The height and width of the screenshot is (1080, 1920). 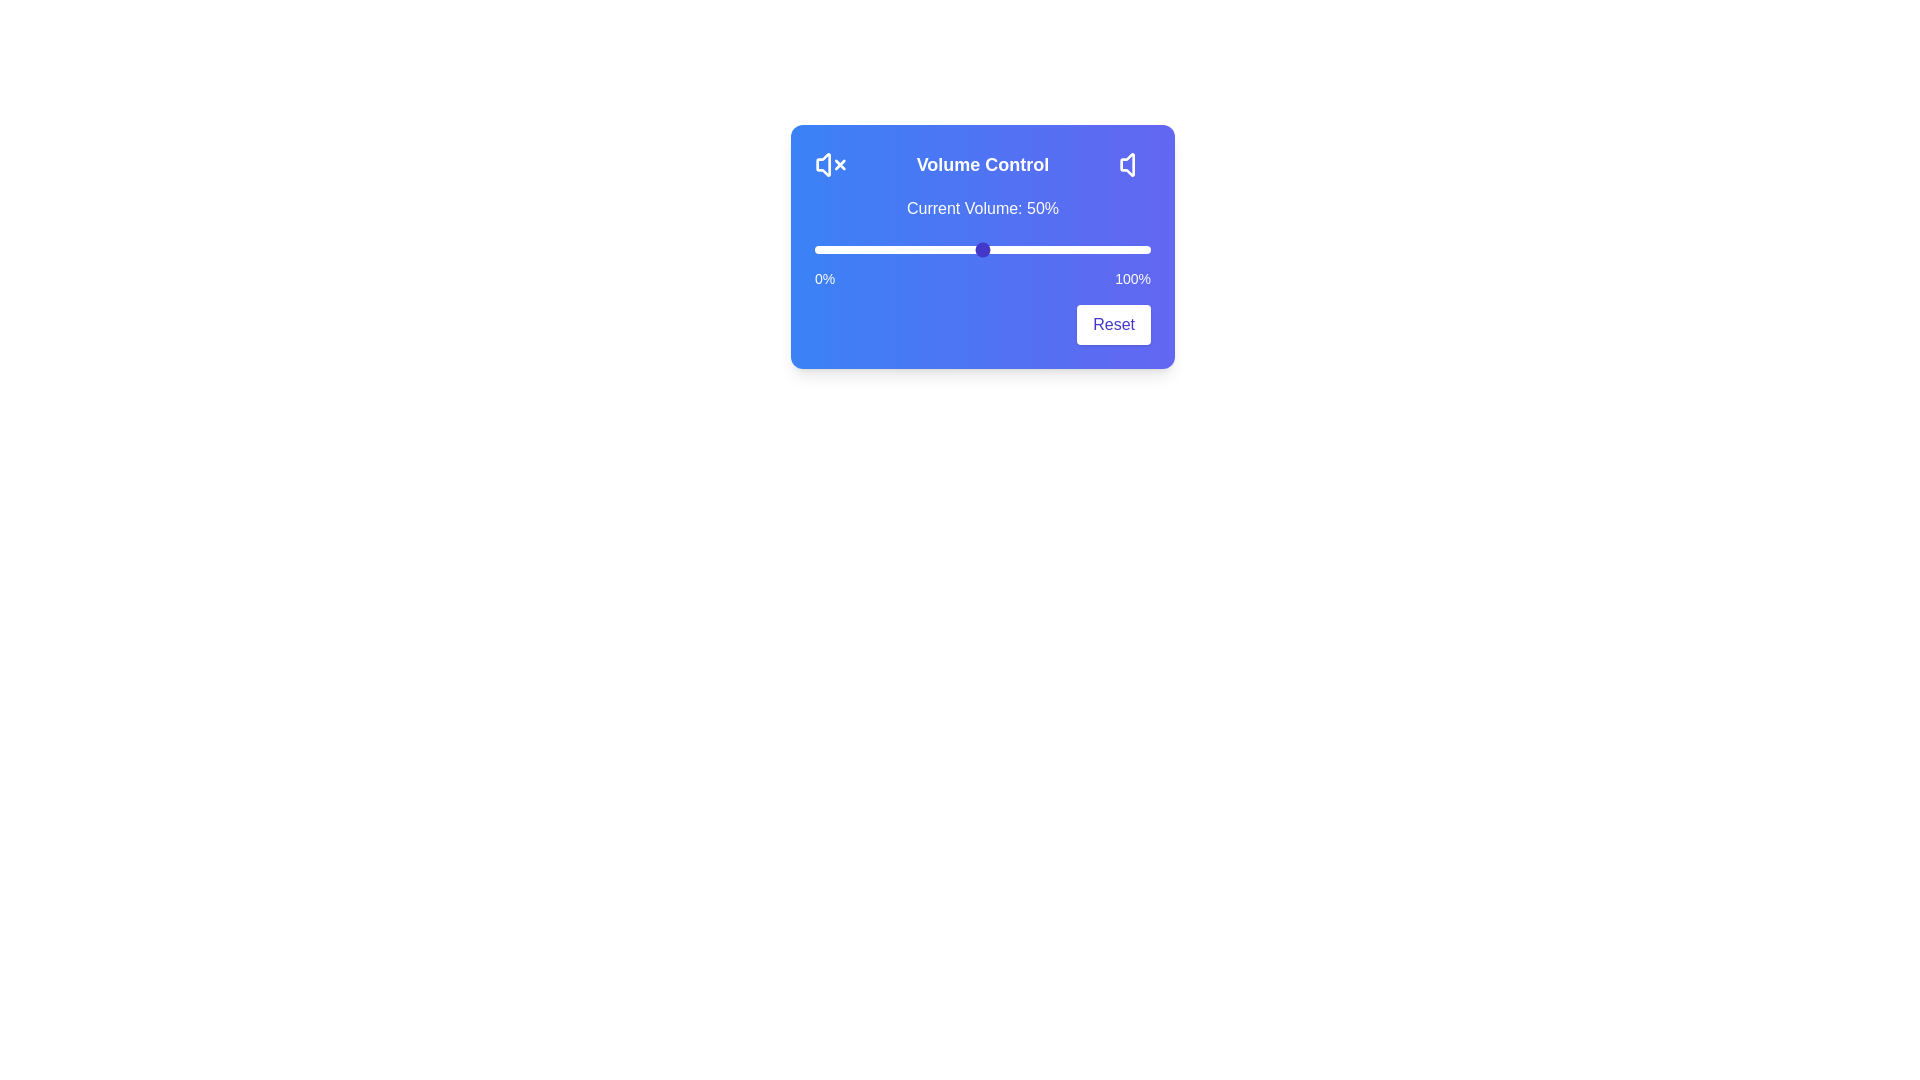 I want to click on the Reset button to reset the volume, so click(x=1112, y=323).